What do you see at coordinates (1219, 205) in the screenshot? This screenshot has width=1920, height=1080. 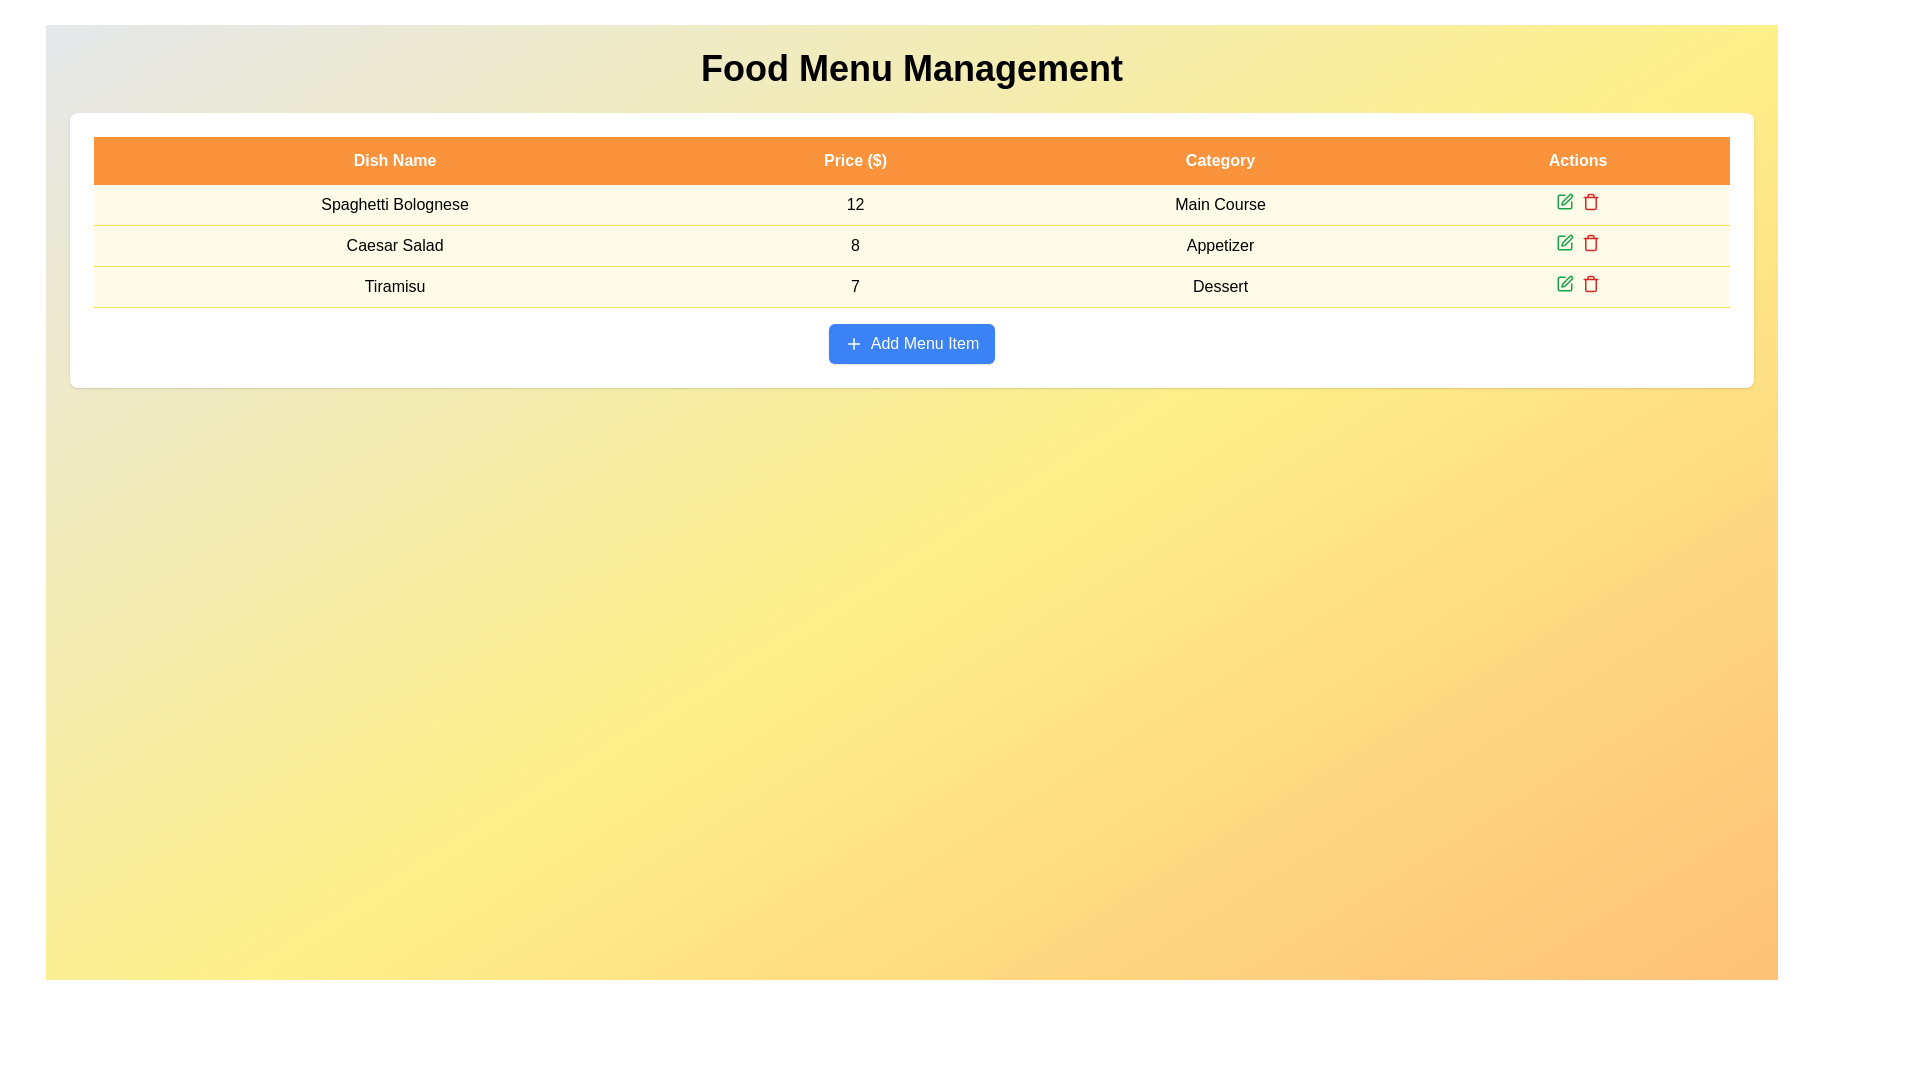 I see `the static text label indicating the category of the dish, located in the third column under the 'Category' heading of the first data row in the table` at bounding box center [1219, 205].